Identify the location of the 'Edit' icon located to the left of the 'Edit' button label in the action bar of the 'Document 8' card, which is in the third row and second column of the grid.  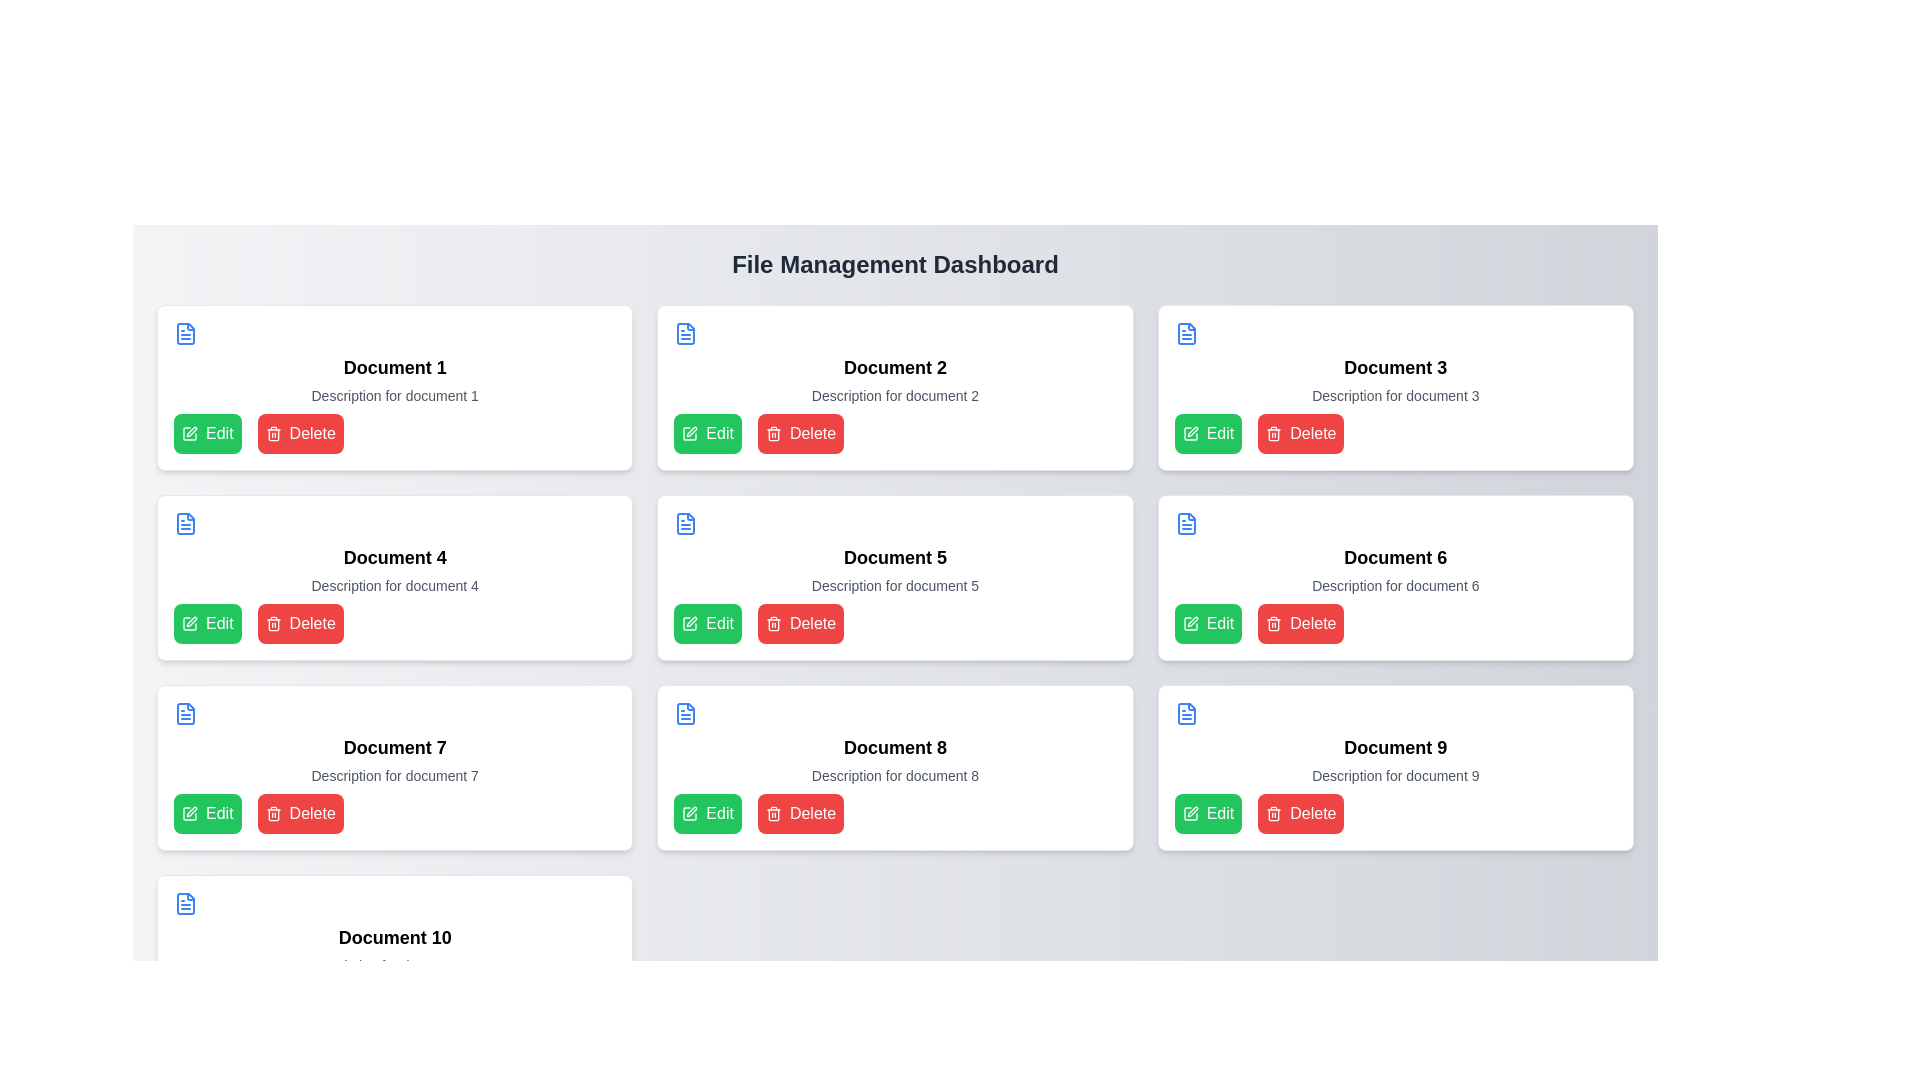
(690, 813).